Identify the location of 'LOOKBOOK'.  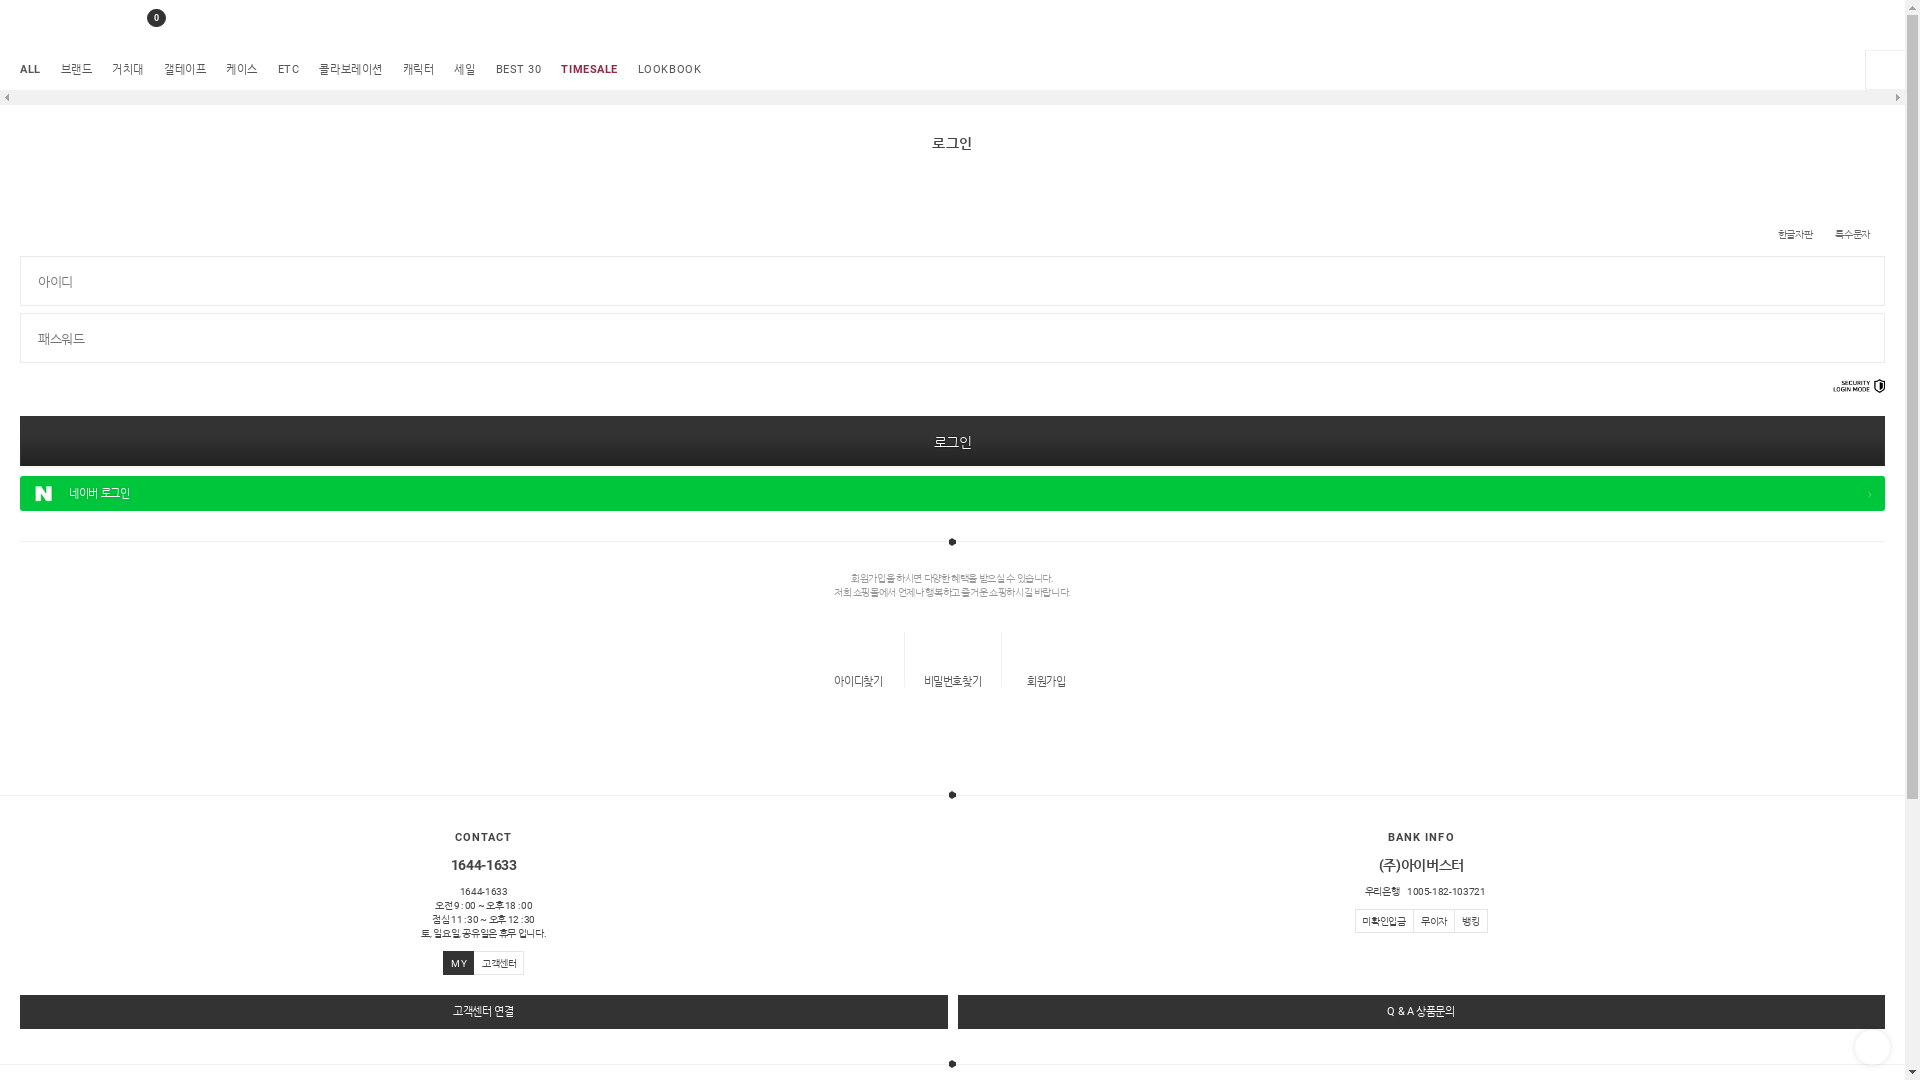
(669, 68).